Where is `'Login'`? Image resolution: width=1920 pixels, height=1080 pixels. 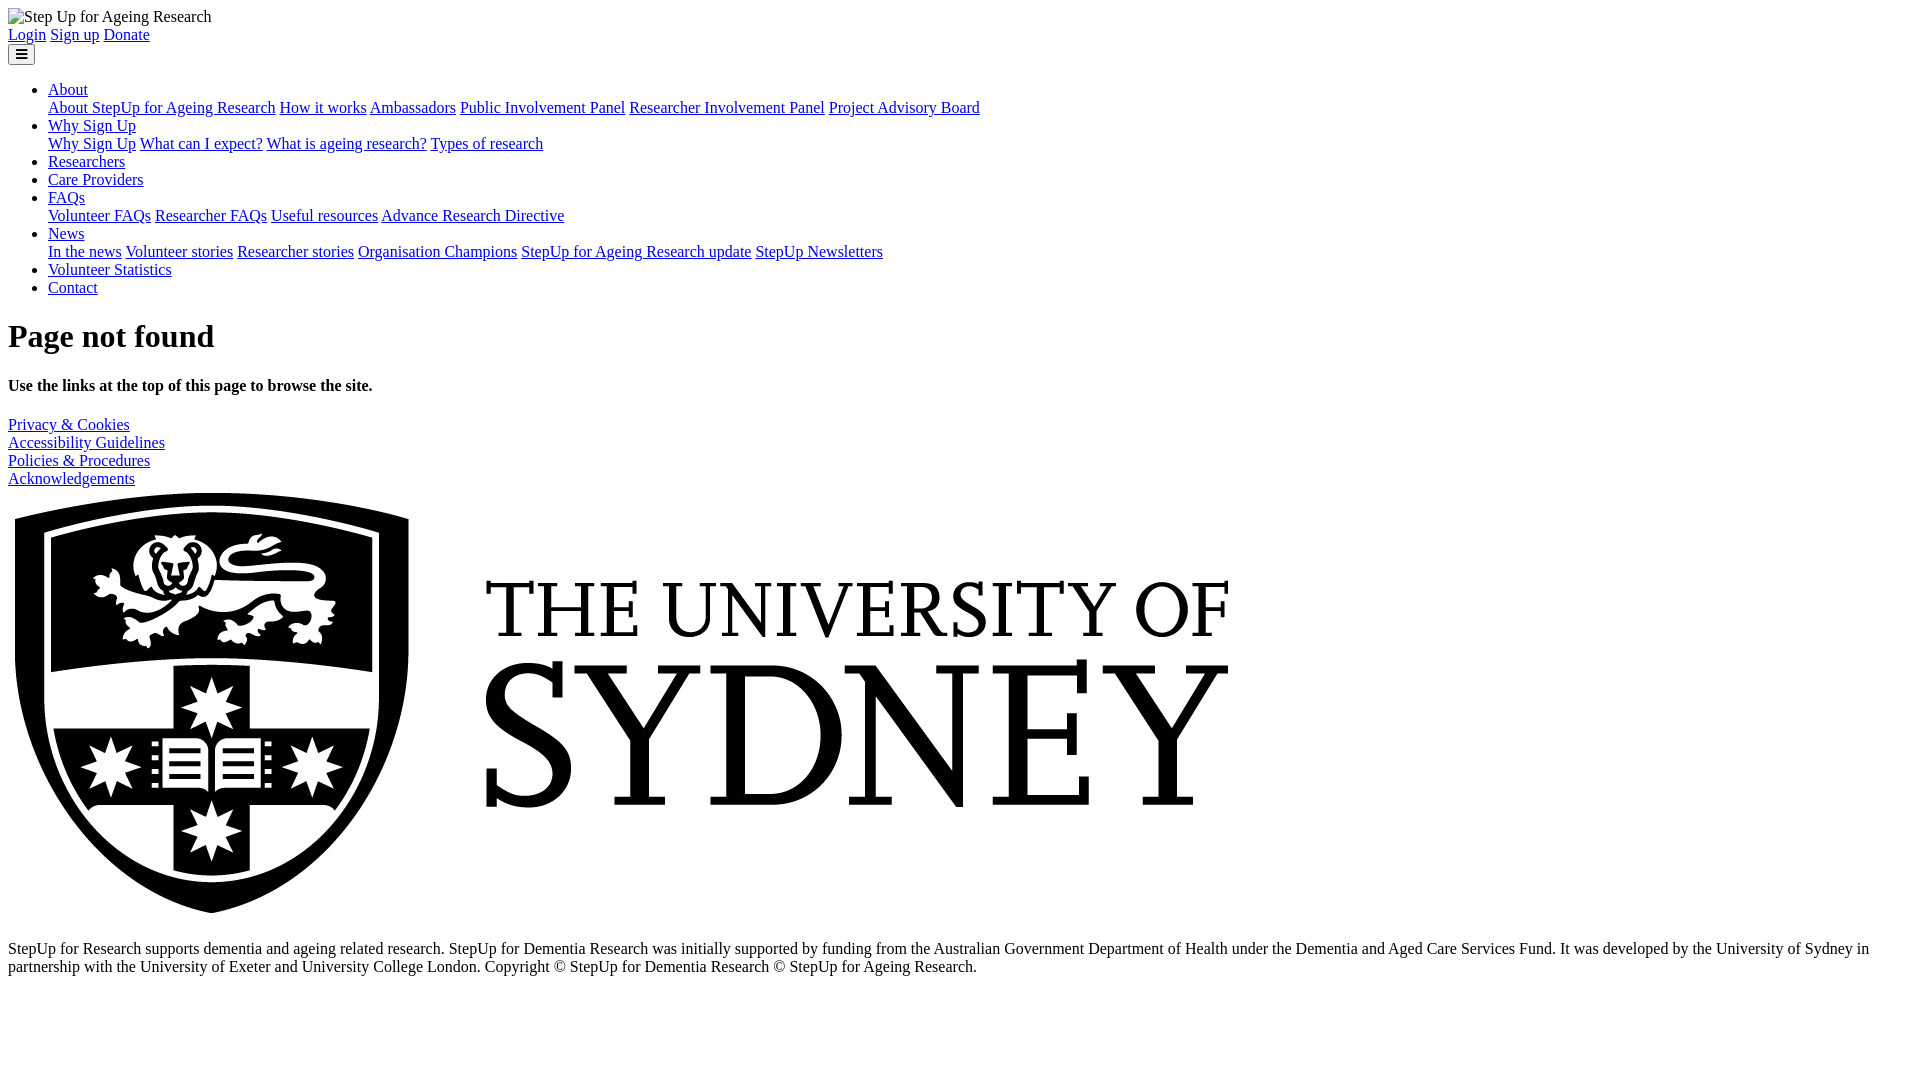
'Login' is located at coordinates (27, 34).